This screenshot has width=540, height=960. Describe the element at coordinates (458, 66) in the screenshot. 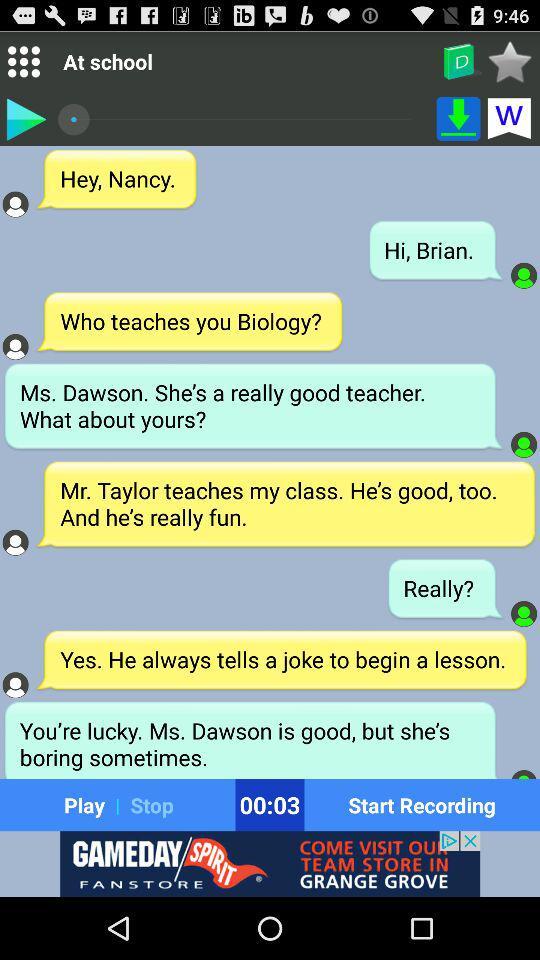

I see `the book icon` at that location.